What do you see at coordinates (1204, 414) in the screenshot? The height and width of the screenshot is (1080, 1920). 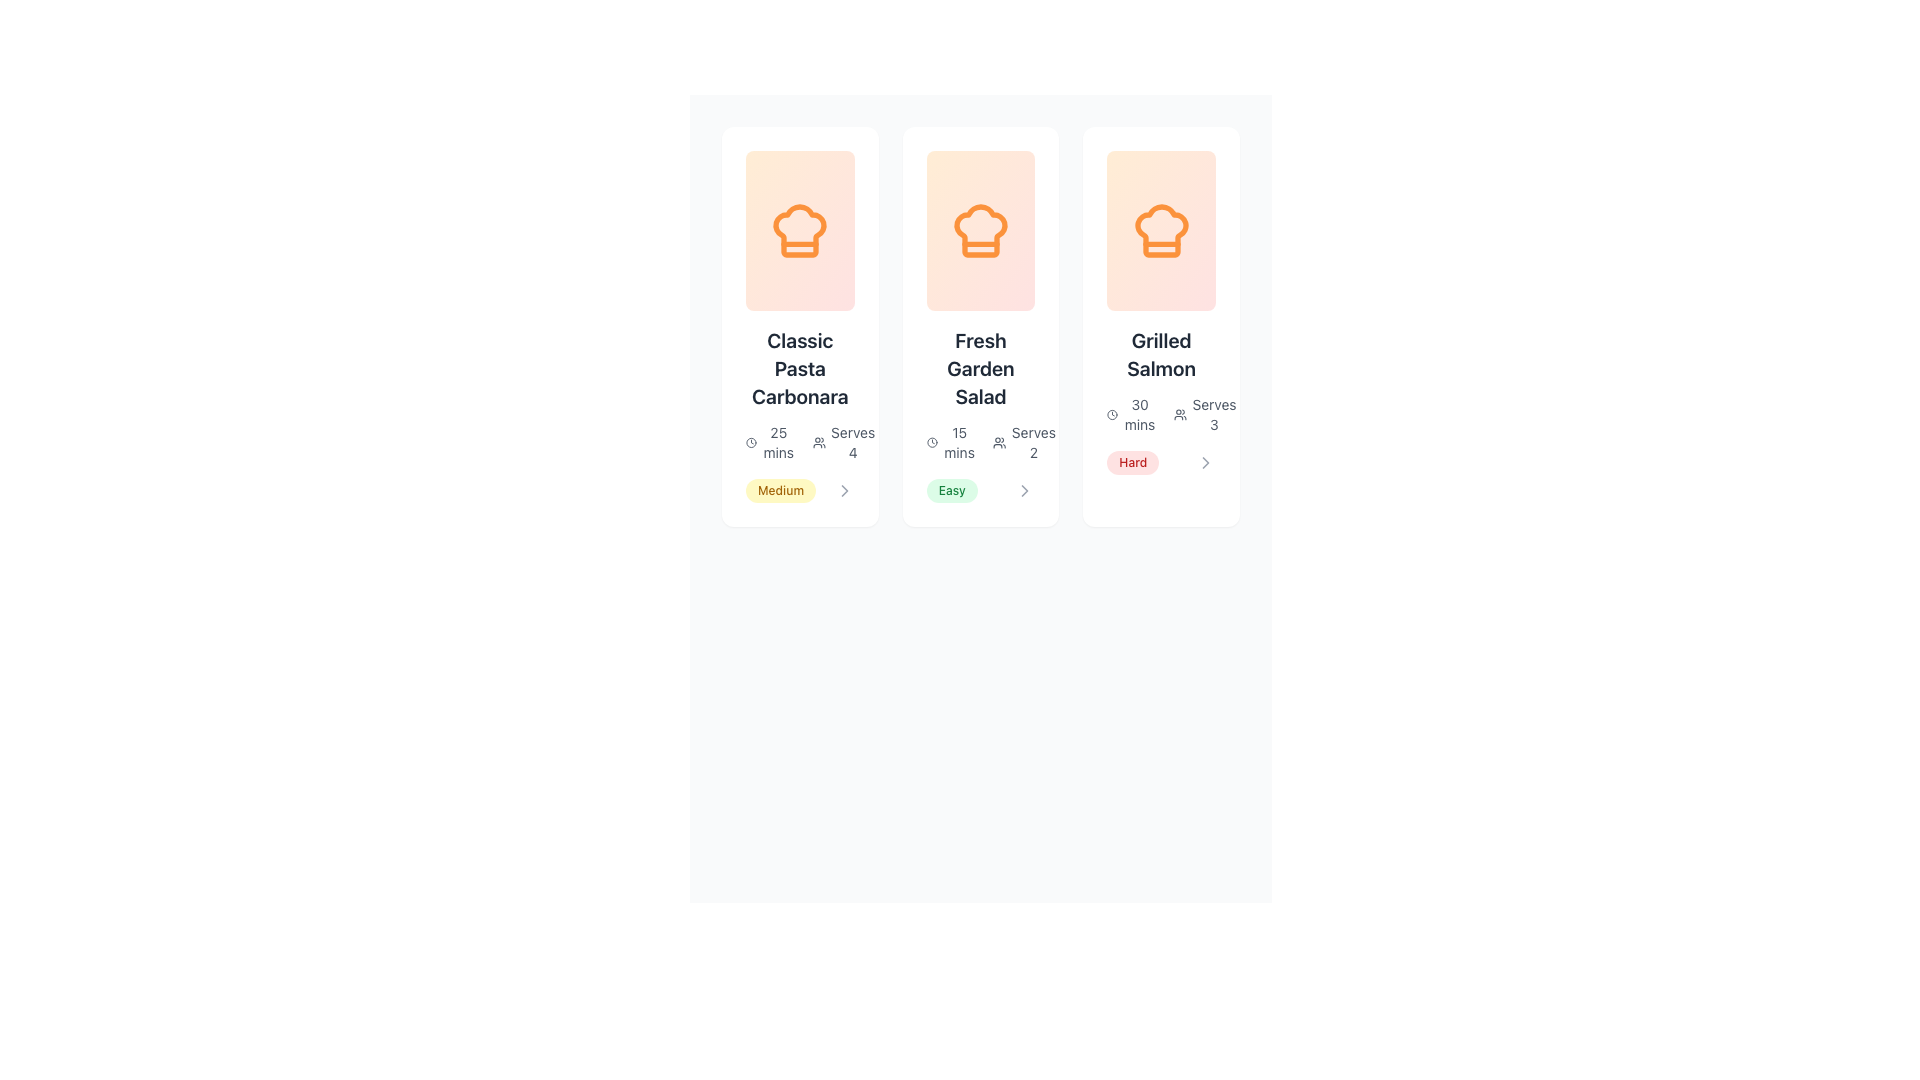 I see `the informational text element displaying 'Serves 3' with a group of people icon, located at the bottom right of the 'Grilled Salmon' card` at bounding box center [1204, 414].